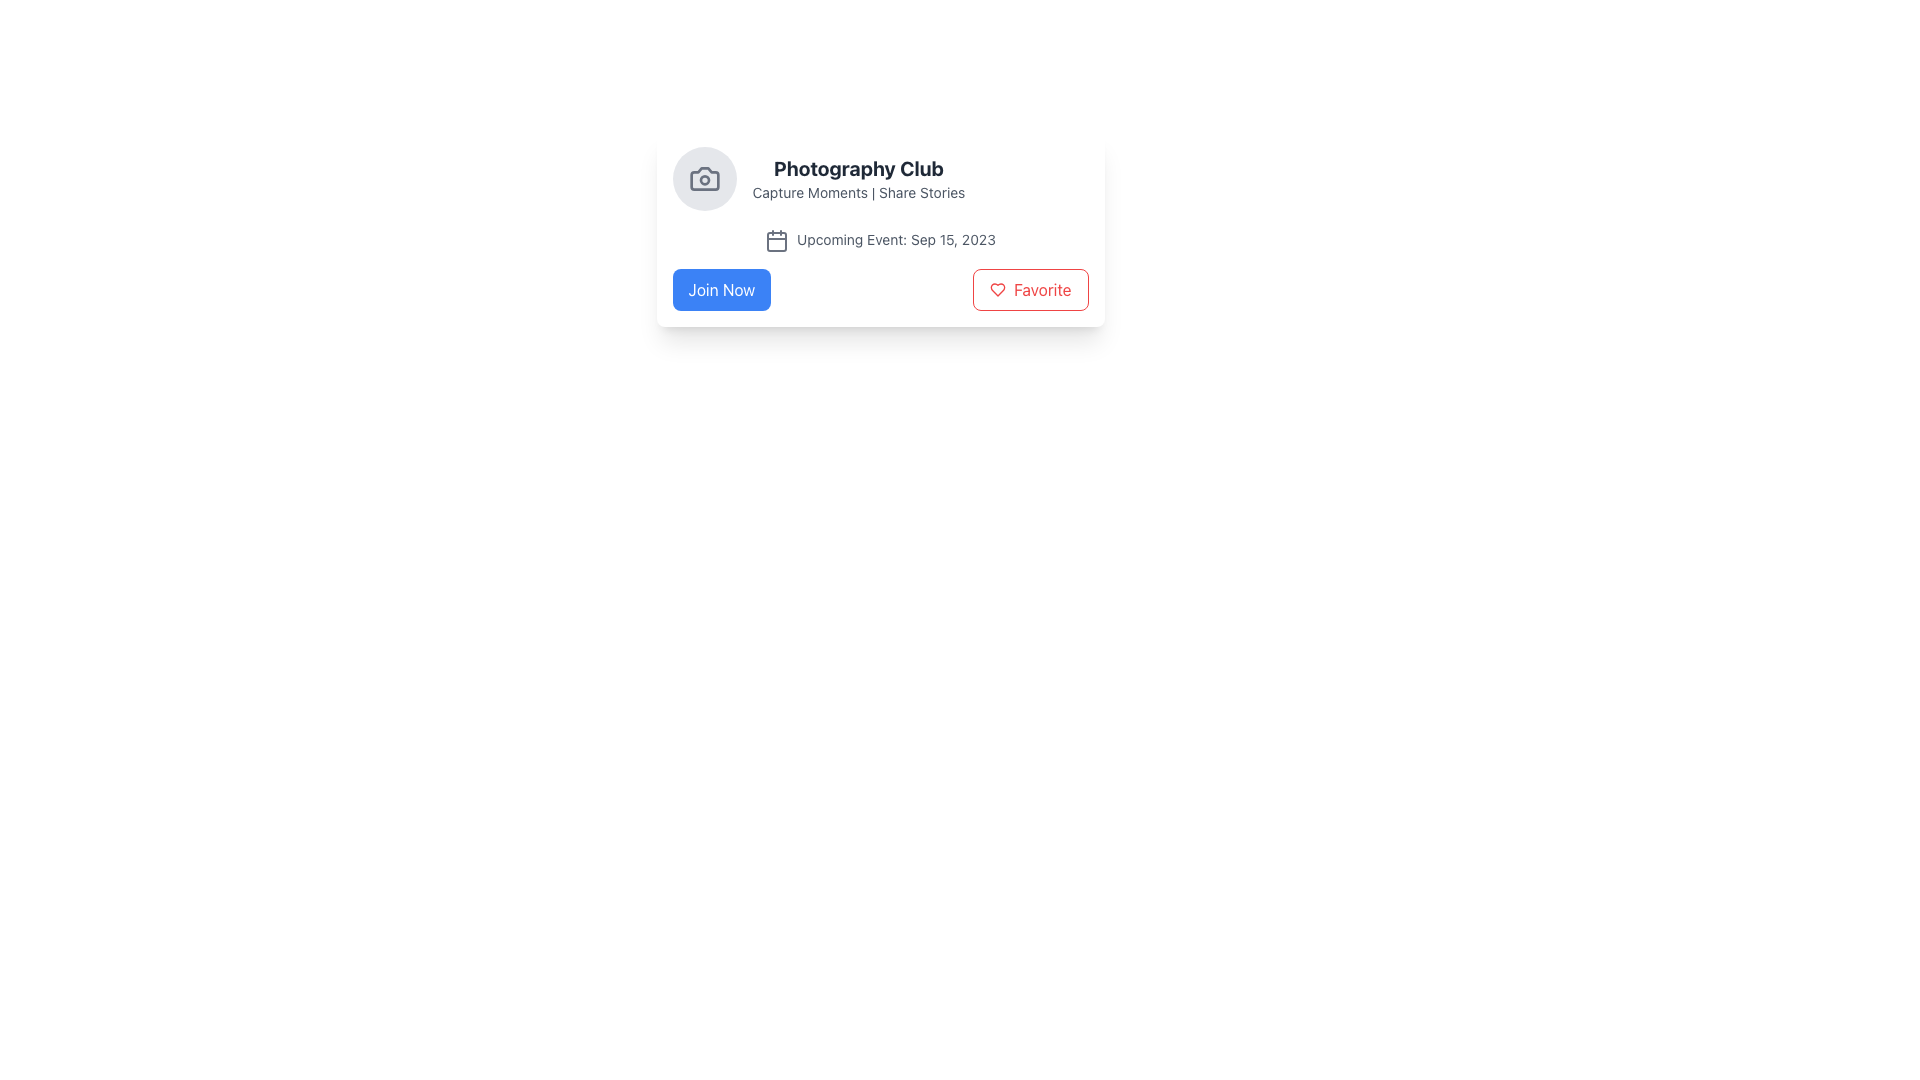 This screenshot has width=1920, height=1080. What do you see at coordinates (998, 289) in the screenshot?
I see `the heart icon, which is a red-bordered icon filled with red, located to the left of the 'Favorite' text within the red-bordered button in the bottom-right corner of the card interface` at bounding box center [998, 289].